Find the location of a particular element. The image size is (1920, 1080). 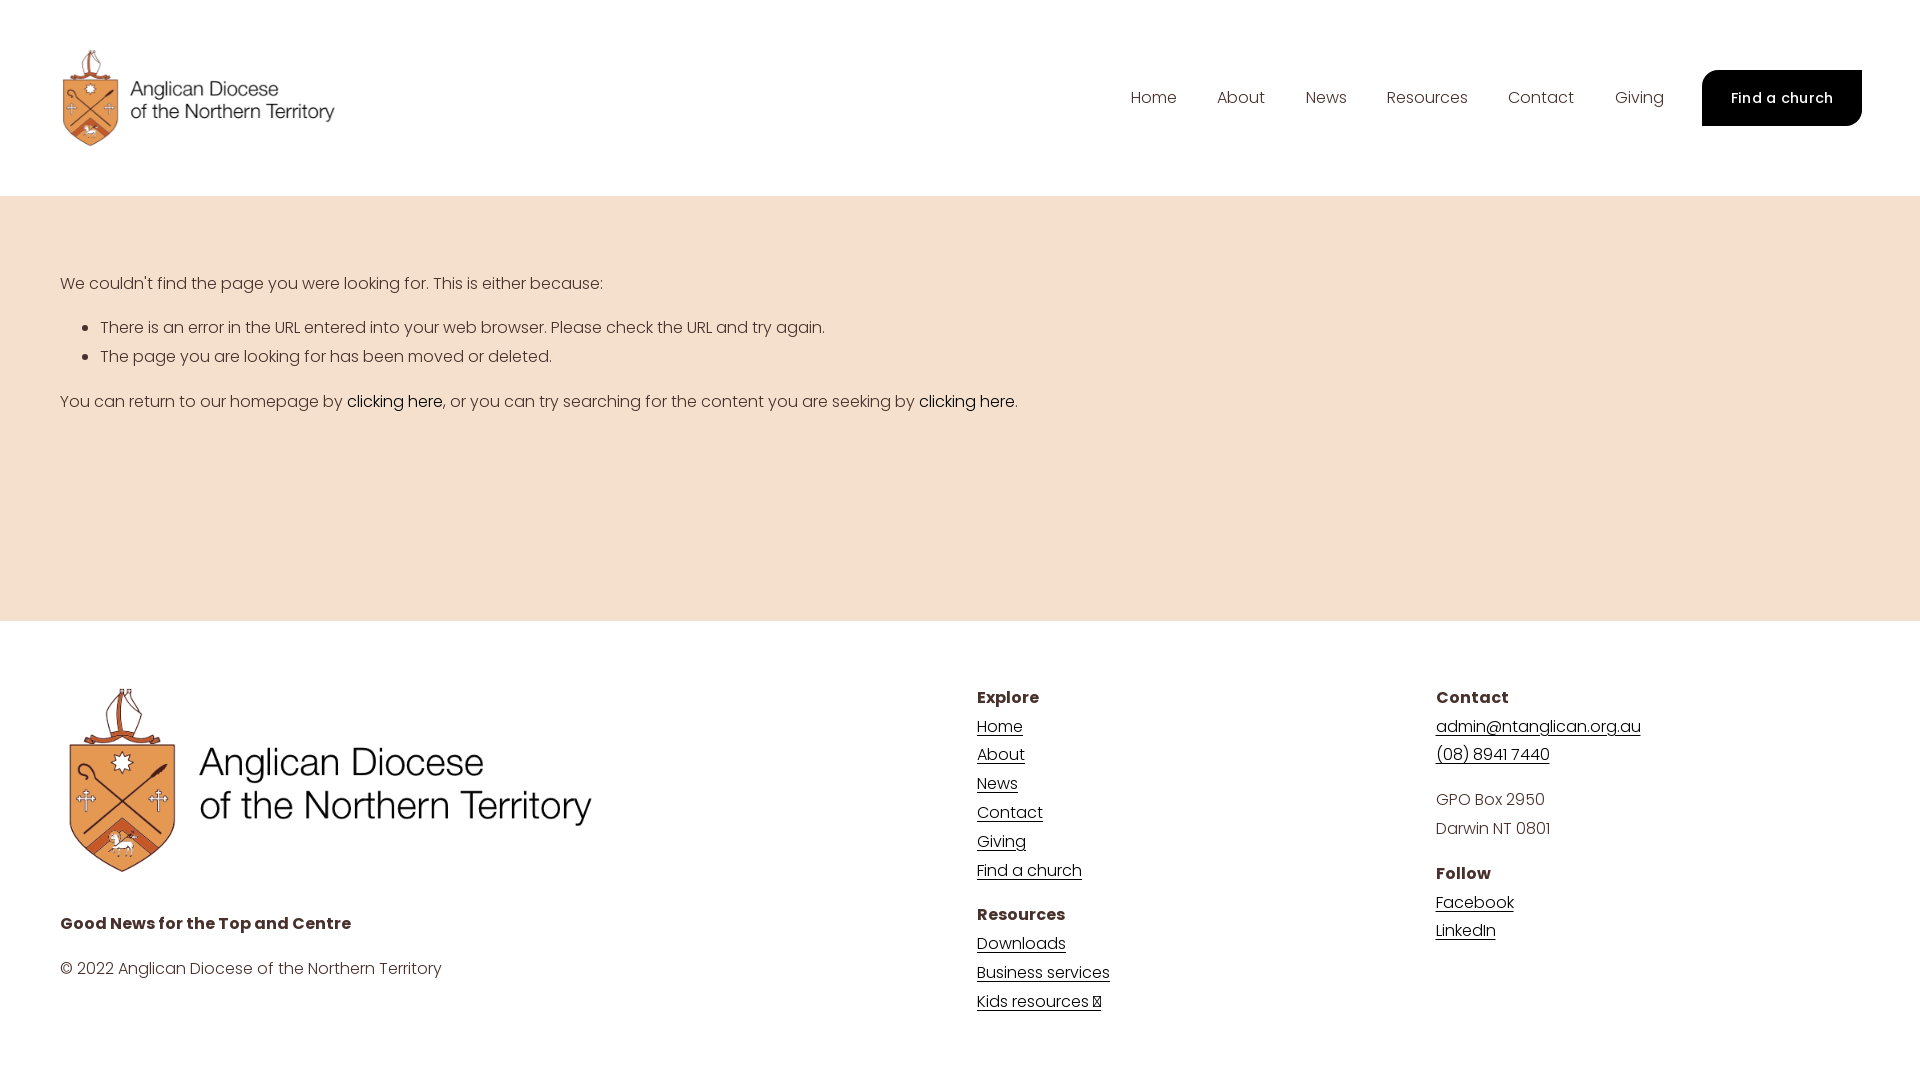

'Home' is located at coordinates (1153, 97).